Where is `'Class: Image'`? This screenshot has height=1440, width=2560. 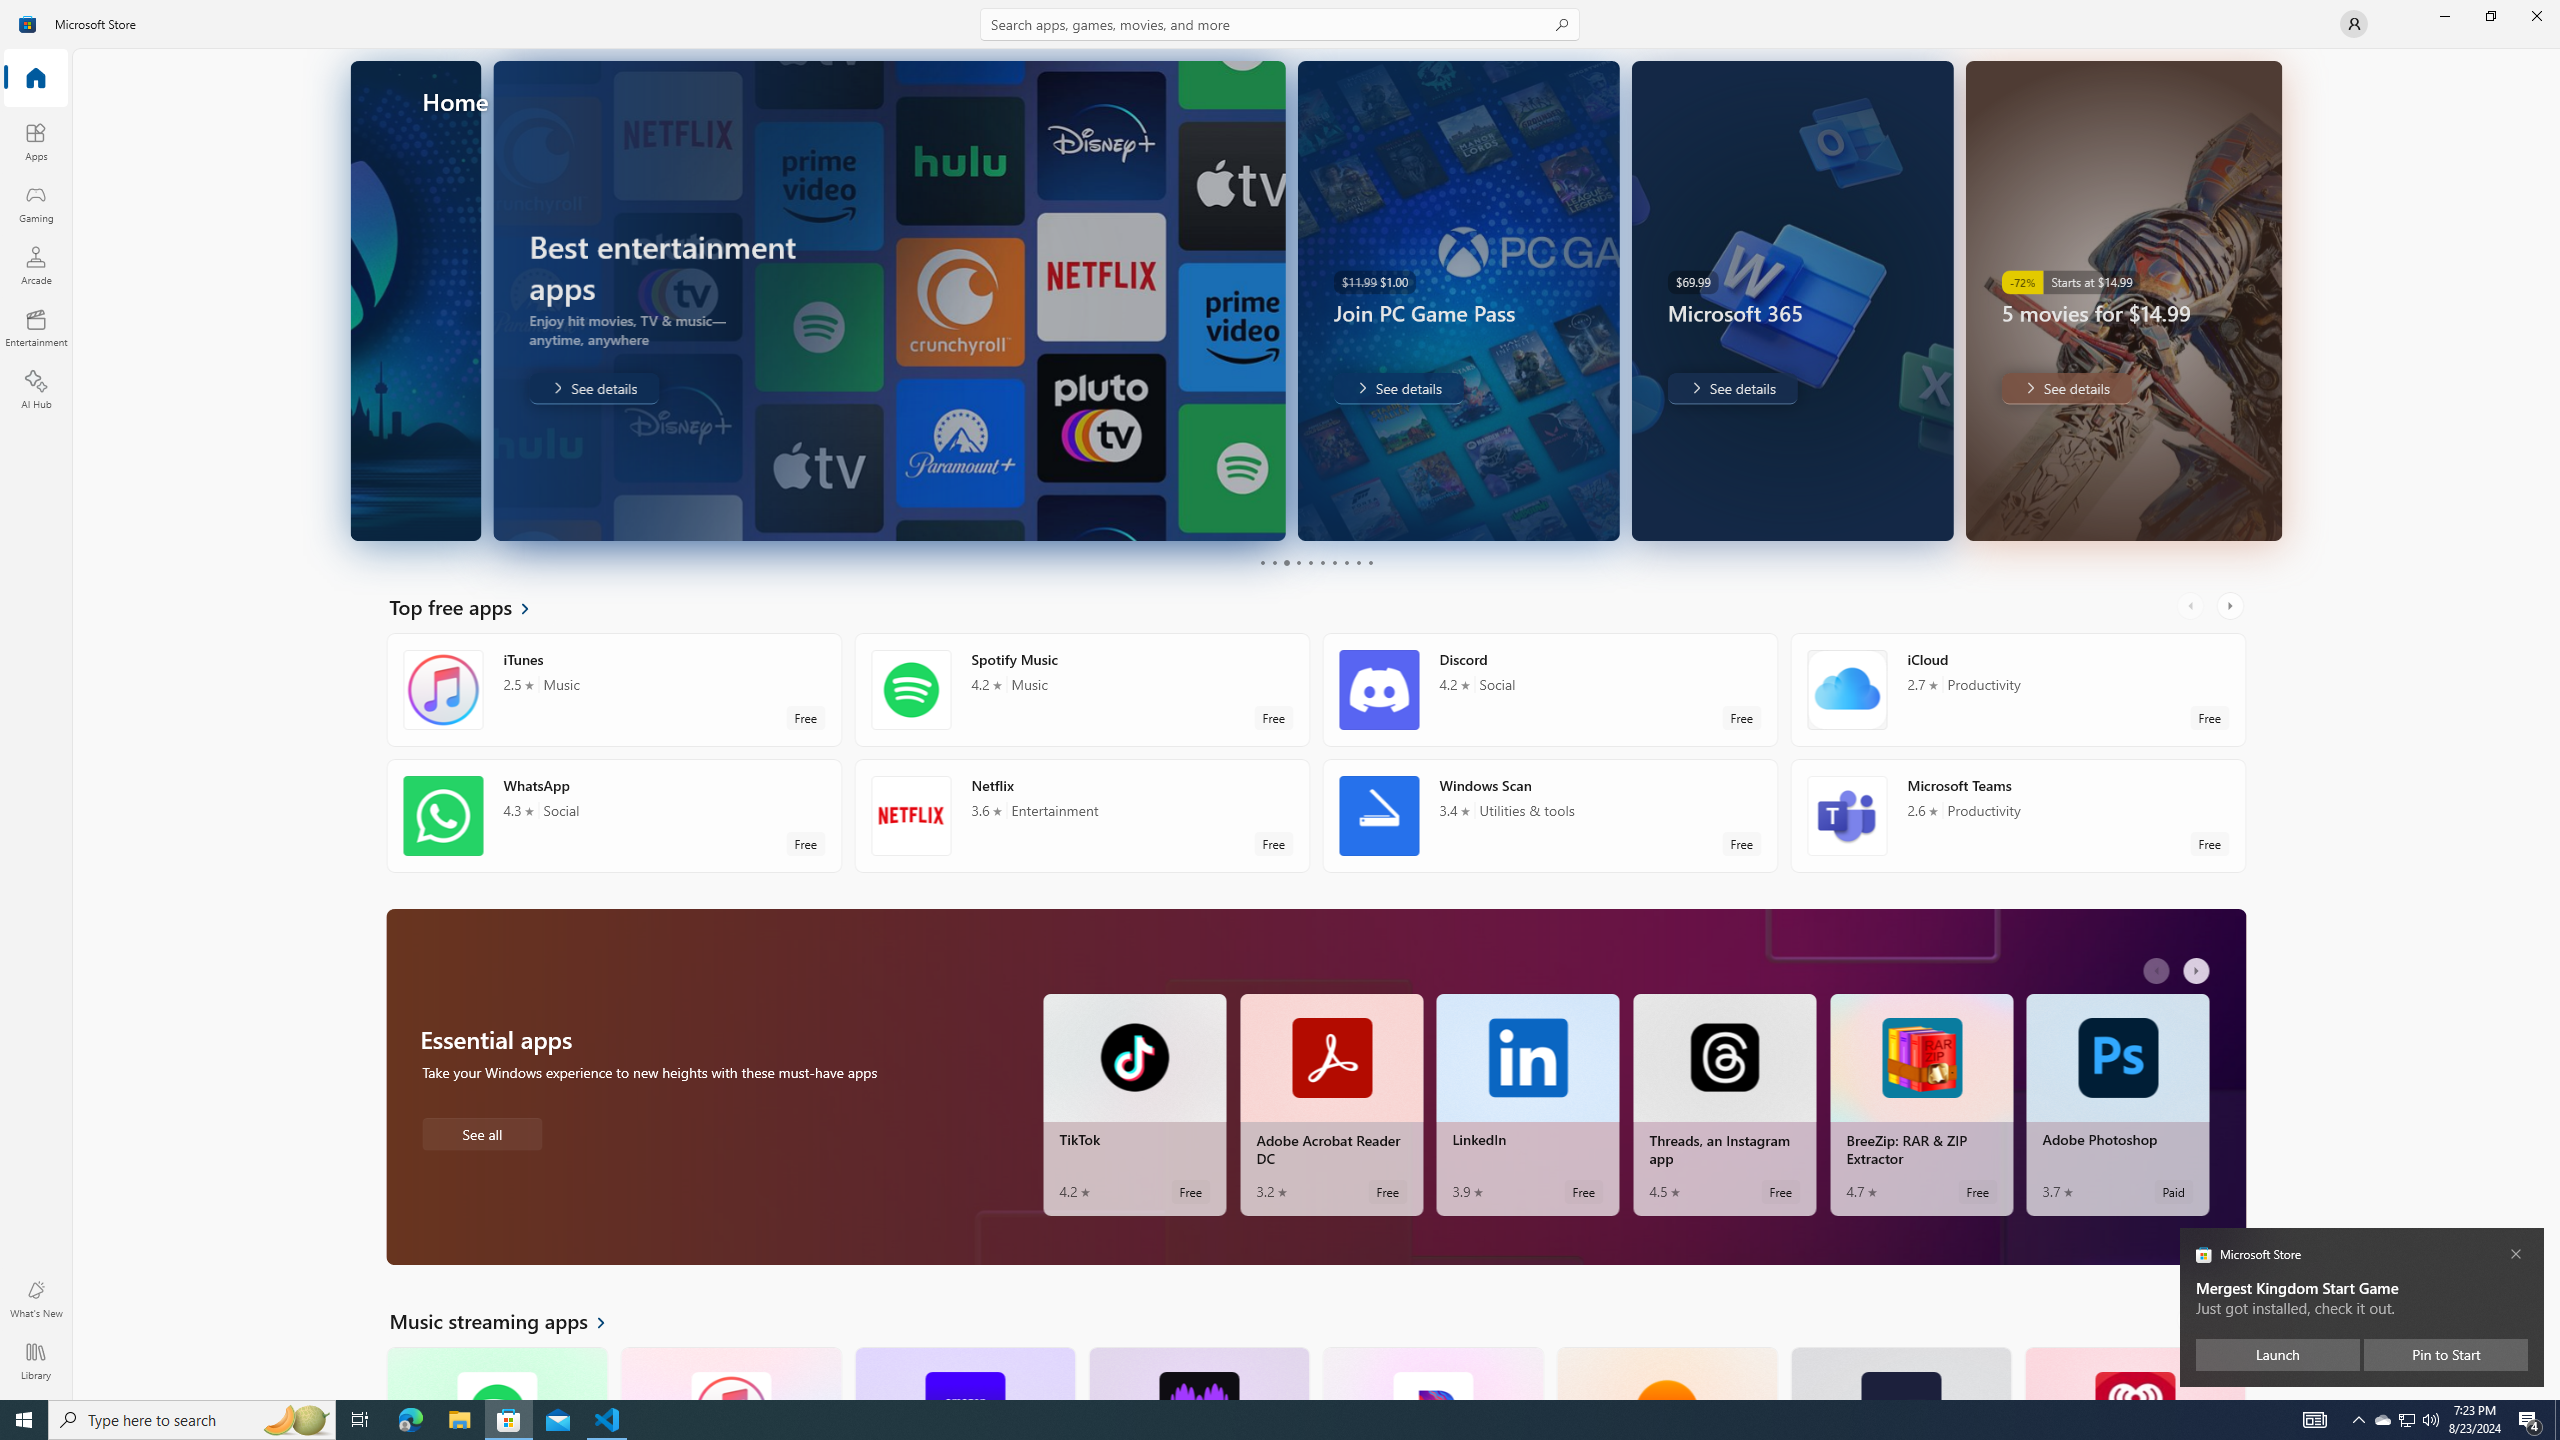
'Class: Image' is located at coordinates (28, 22).